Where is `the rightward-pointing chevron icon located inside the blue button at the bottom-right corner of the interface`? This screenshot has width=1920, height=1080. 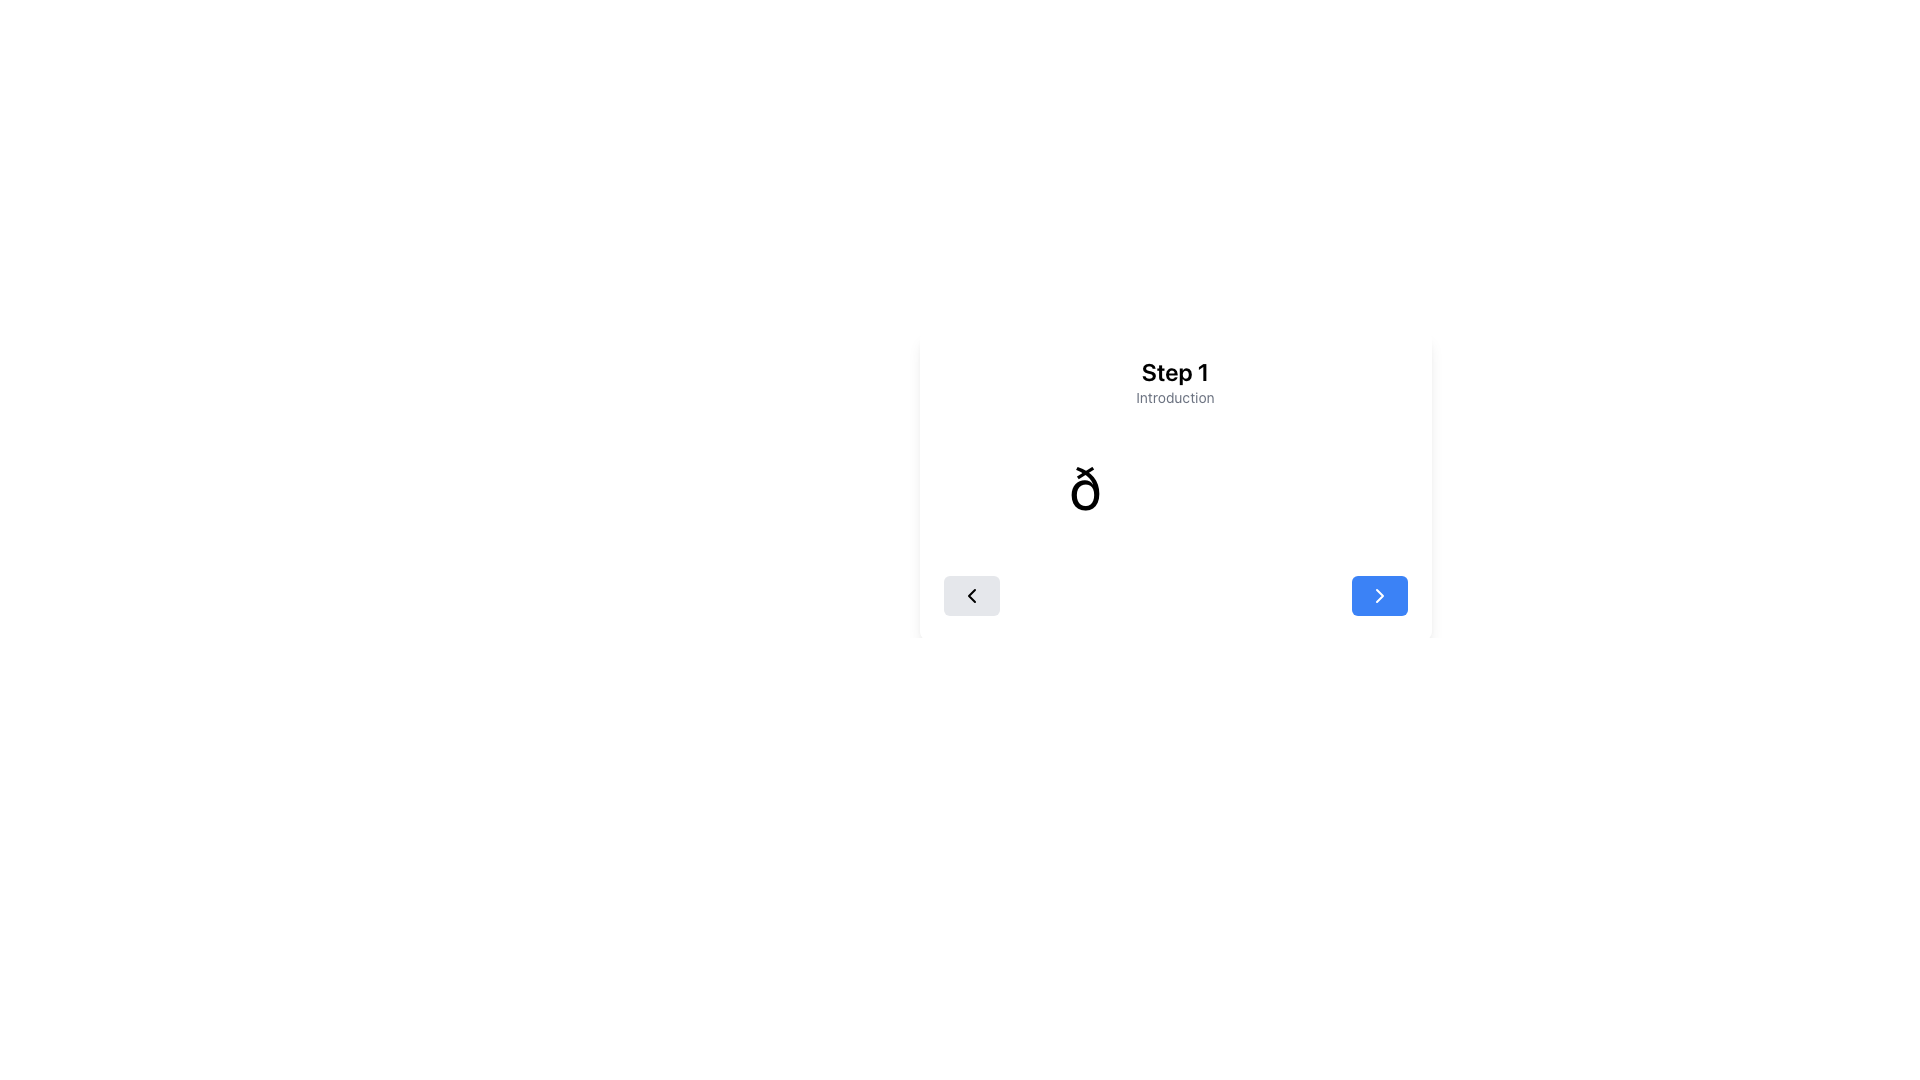
the rightward-pointing chevron icon located inside the blue button at the bottom-right corner of the interface is located at coordinates (1378, 595).